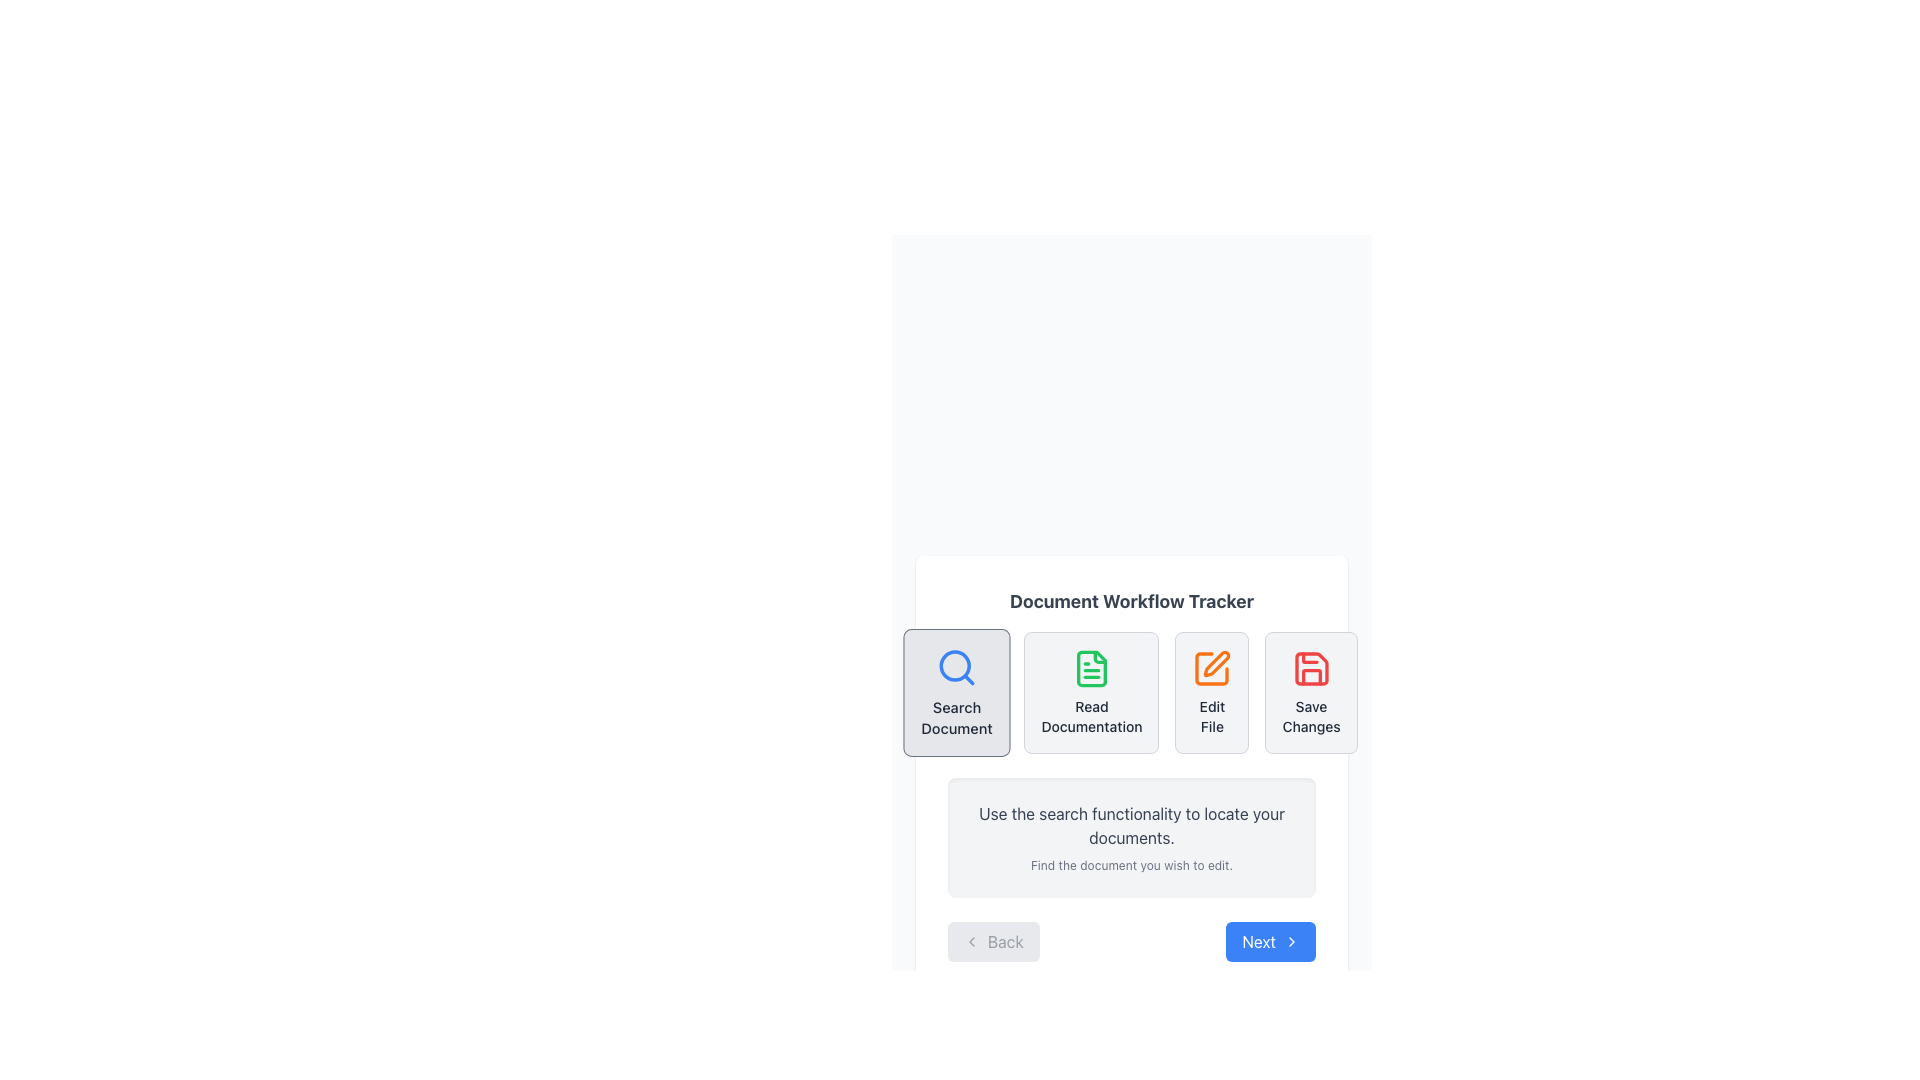 The height and width of the screenshot is (1080, 1920). Describe the element at coordinates (1090, 668) in the screenshot. I see `the green document icon with a folded corner located in the second tile under the 'Read Documentation' title within the 'Document Workflow Tracker' widget` at that location.